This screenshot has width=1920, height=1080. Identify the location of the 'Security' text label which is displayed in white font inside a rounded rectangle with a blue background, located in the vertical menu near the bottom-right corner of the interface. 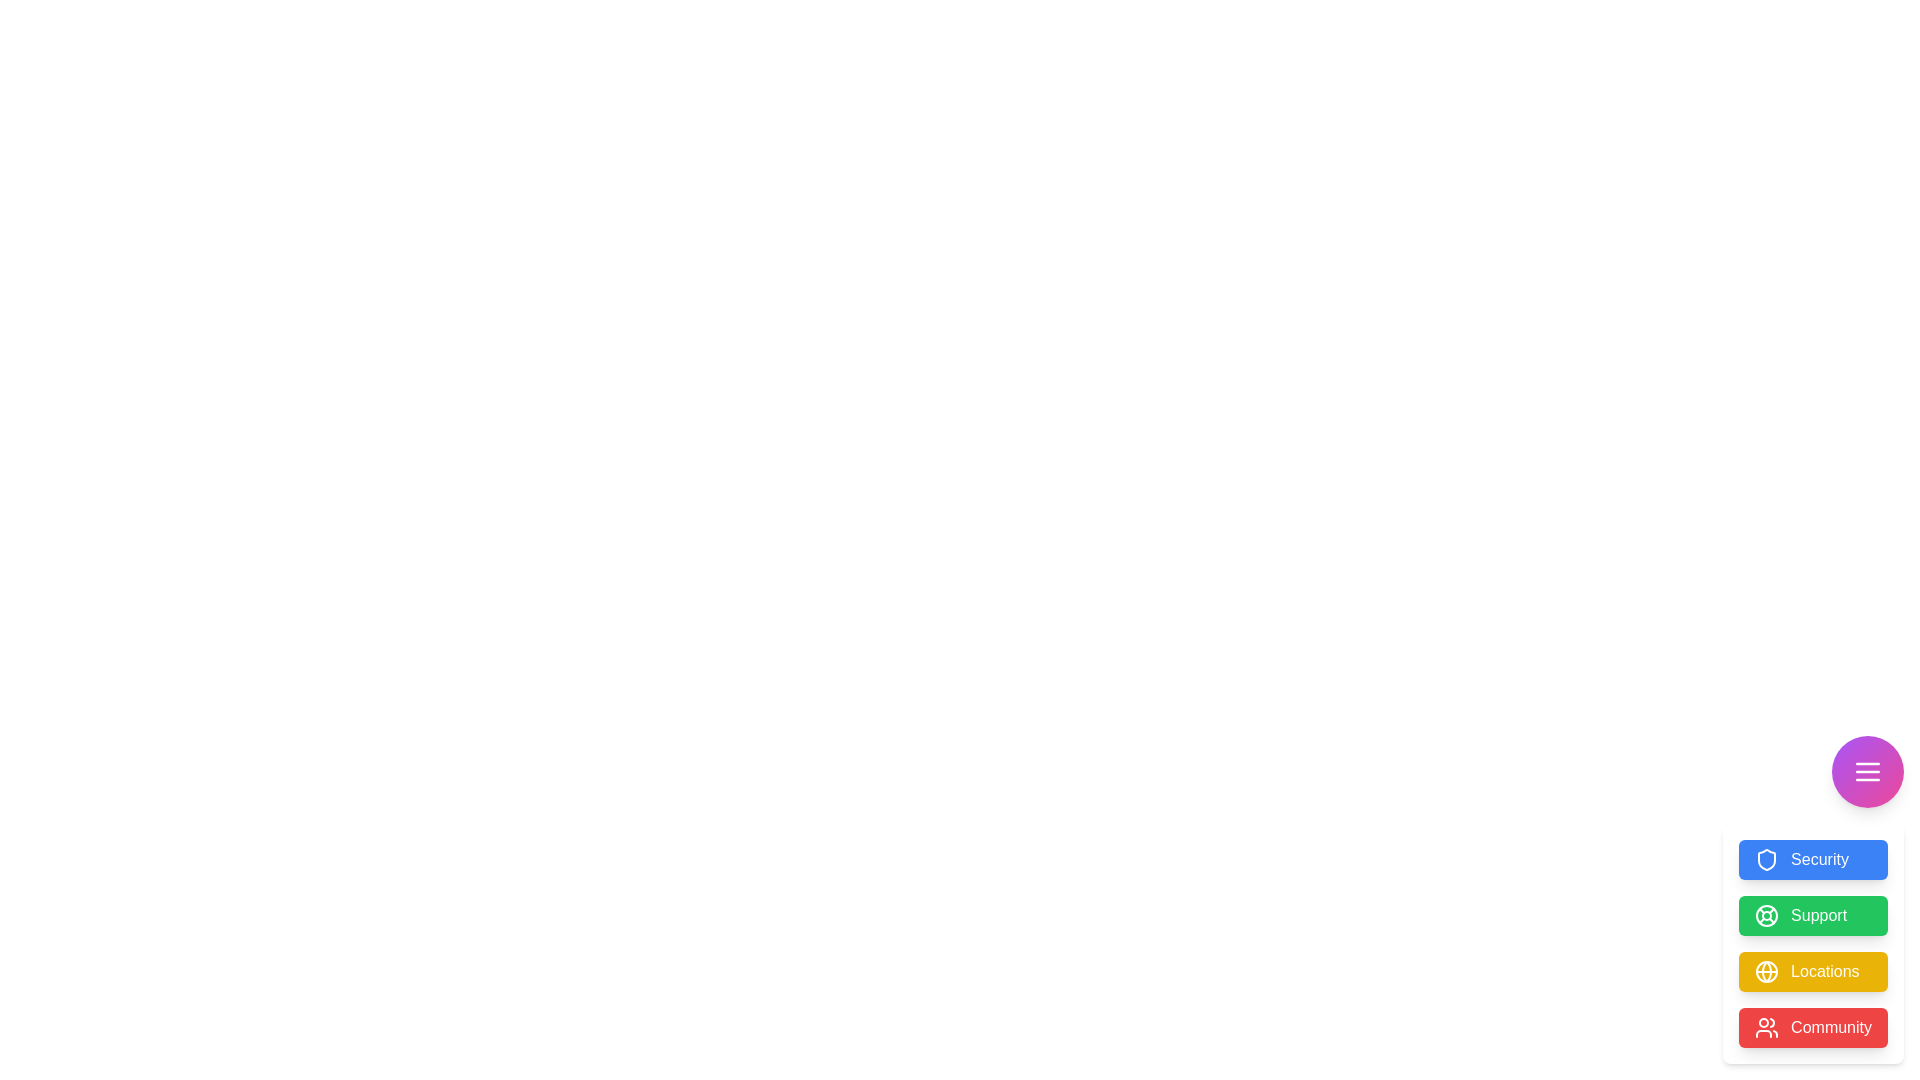
(1819, 859).